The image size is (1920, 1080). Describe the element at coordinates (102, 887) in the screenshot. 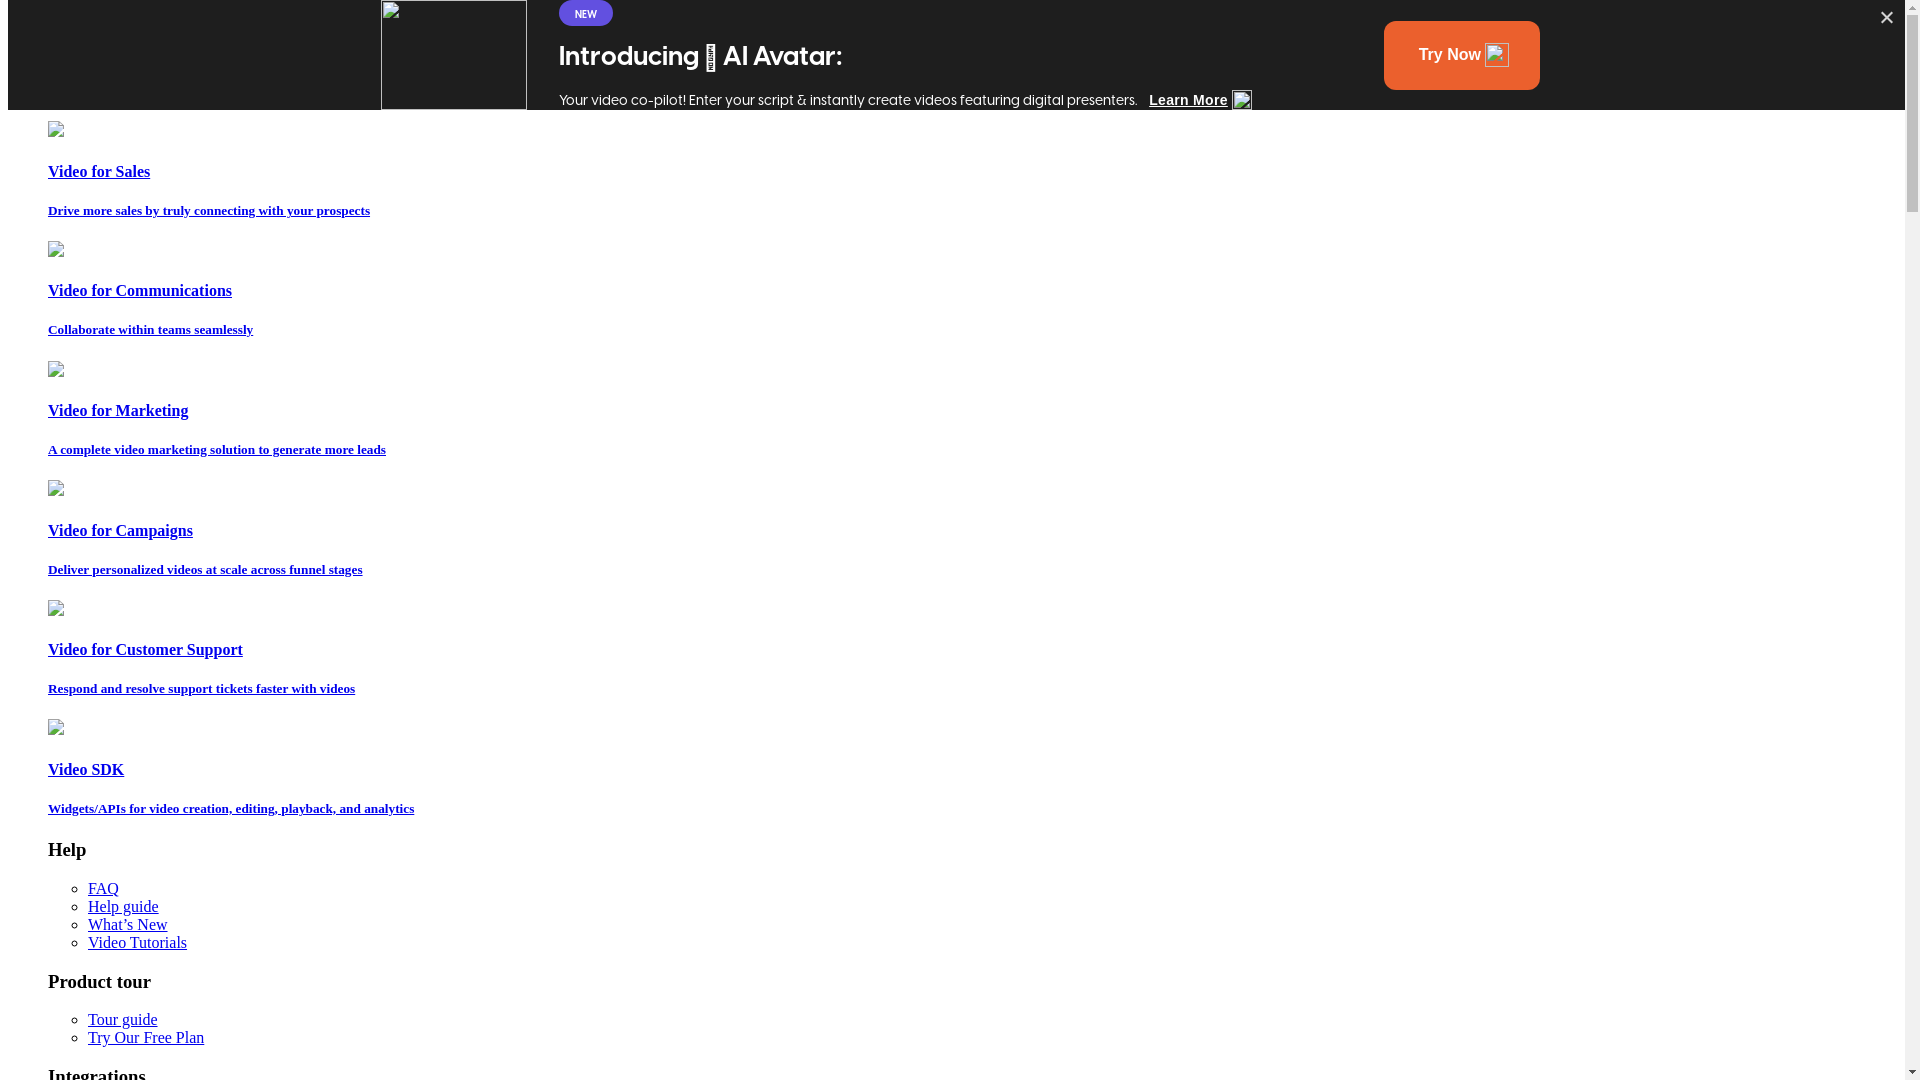

I see `'FAQ'` at that location.